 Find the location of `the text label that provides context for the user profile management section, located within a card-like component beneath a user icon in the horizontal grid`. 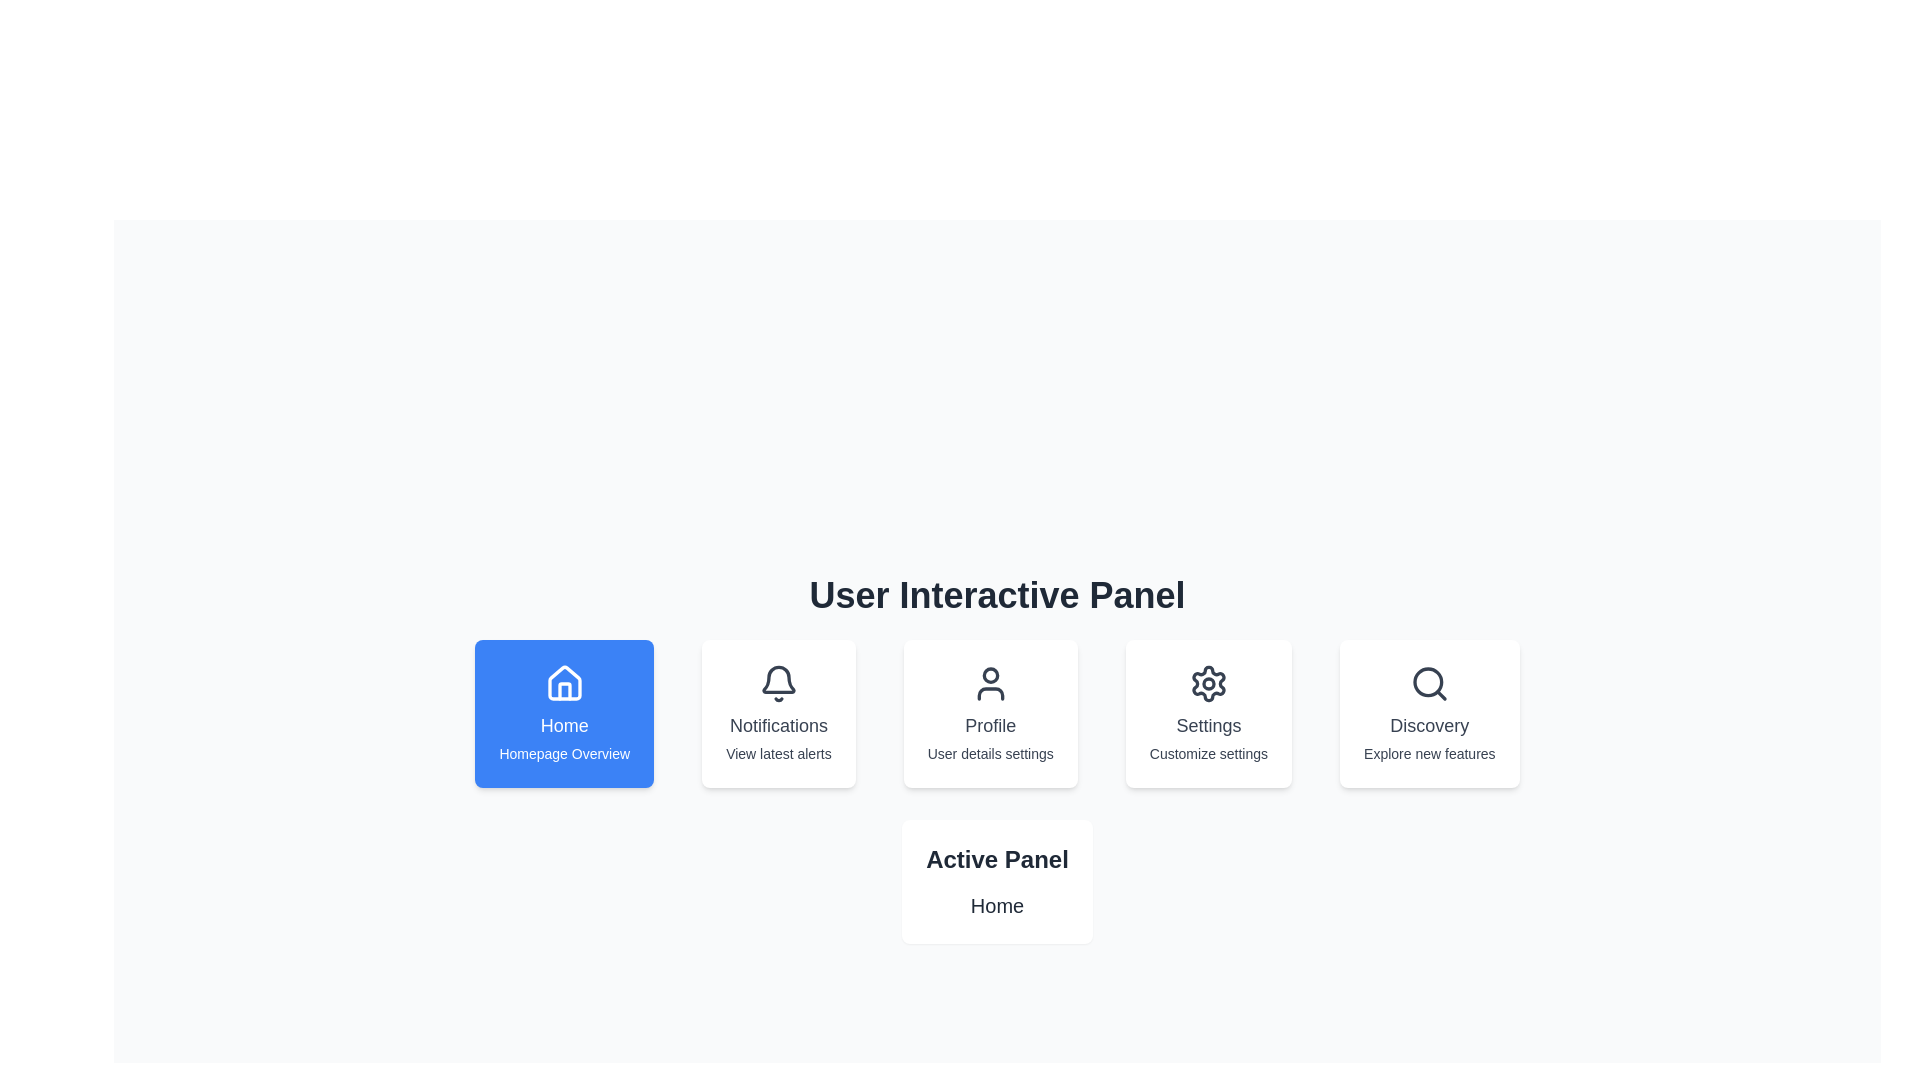

the text label that provides context for the user profile management section, located within a card-like component beneath a user icon in the horizontal grid is located at coordinates (990, 725).